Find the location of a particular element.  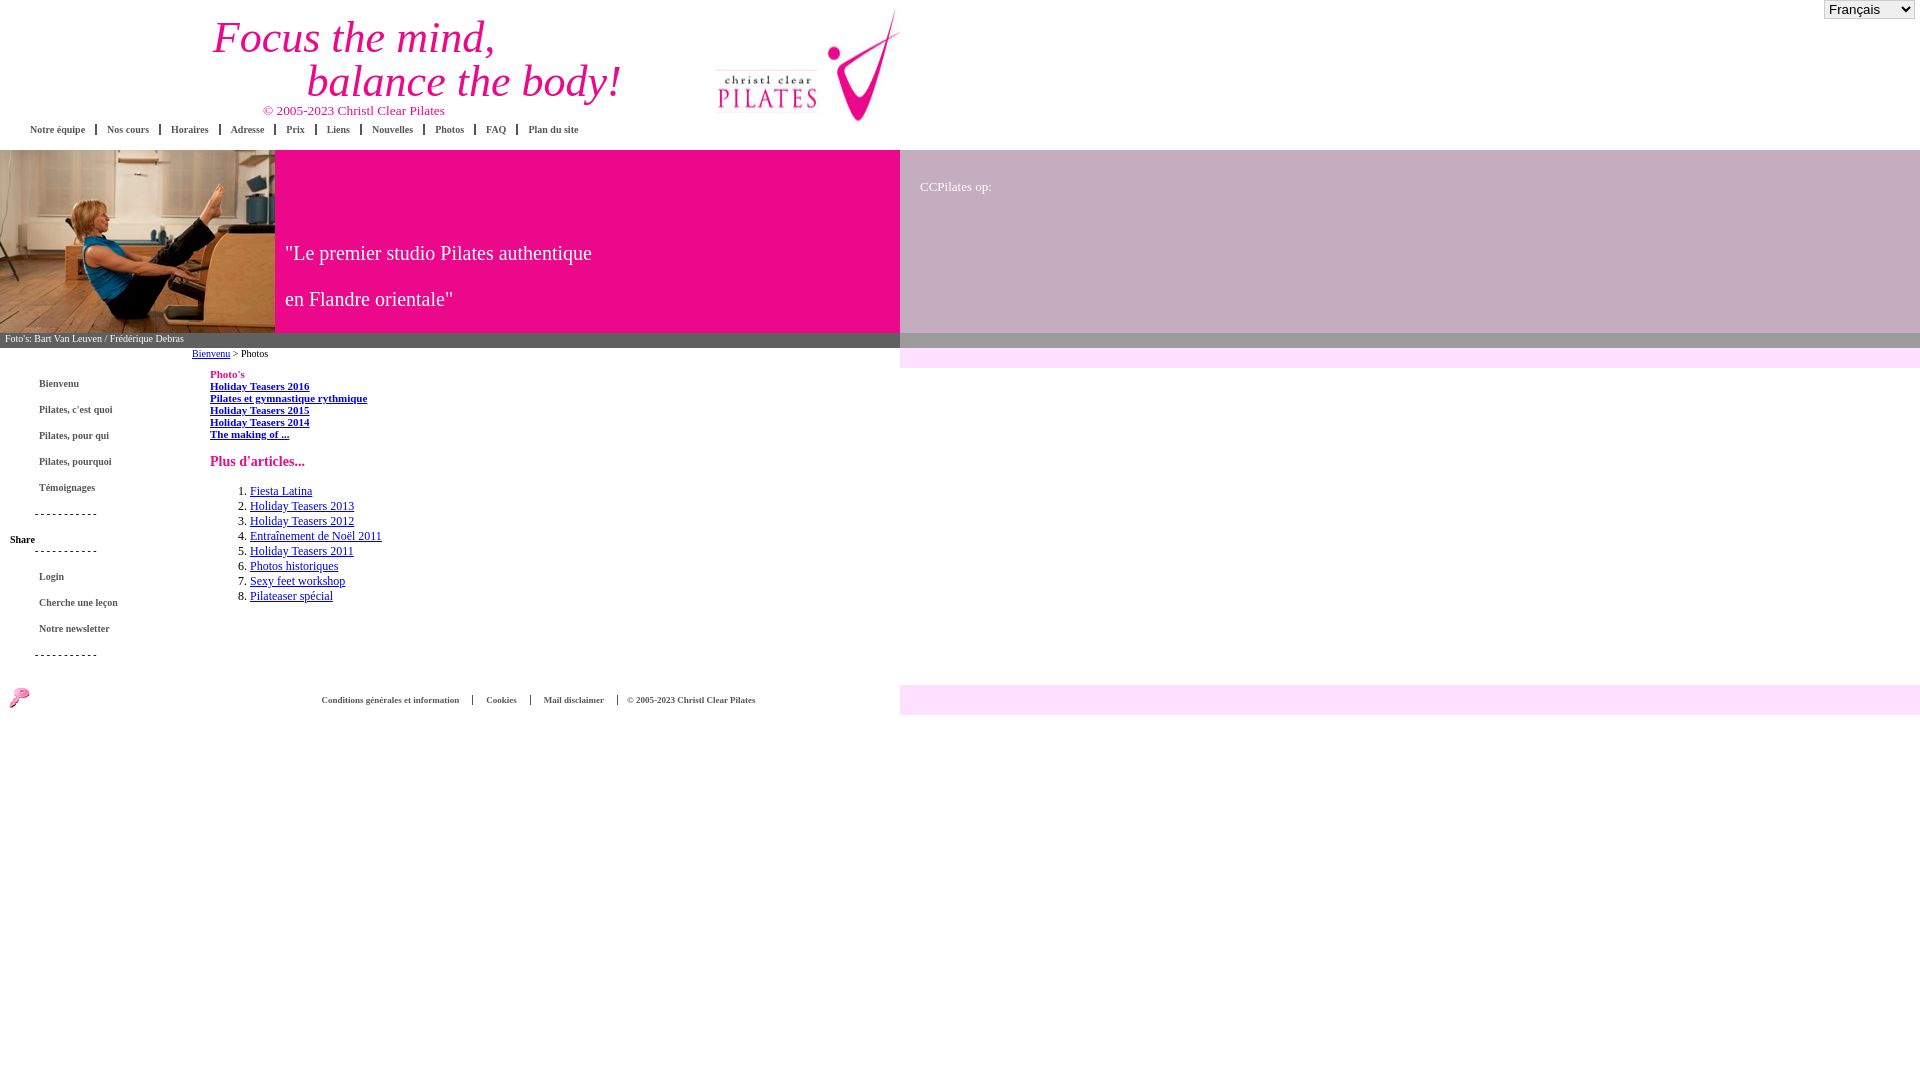

'Login' is located at coordinates (51, 576).